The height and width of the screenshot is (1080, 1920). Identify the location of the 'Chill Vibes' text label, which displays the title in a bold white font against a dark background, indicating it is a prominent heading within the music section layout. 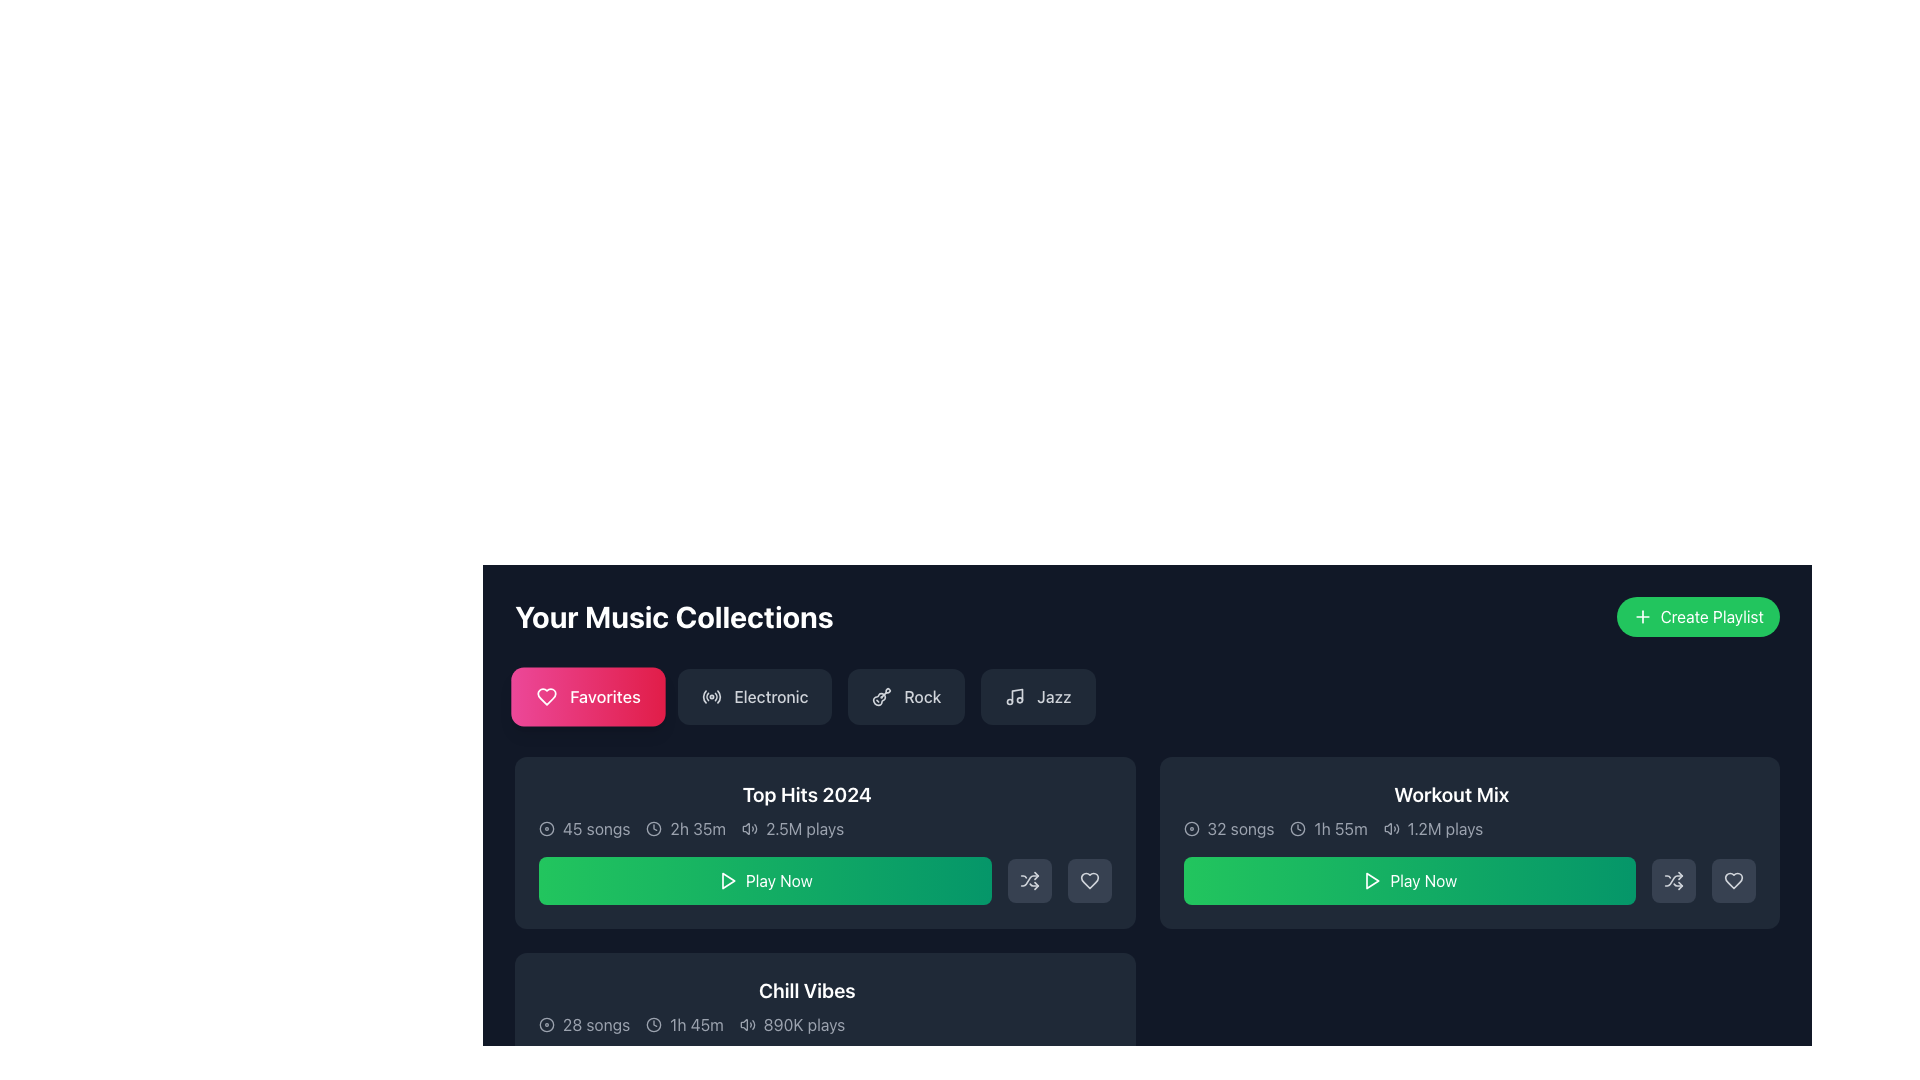
(807, 991).